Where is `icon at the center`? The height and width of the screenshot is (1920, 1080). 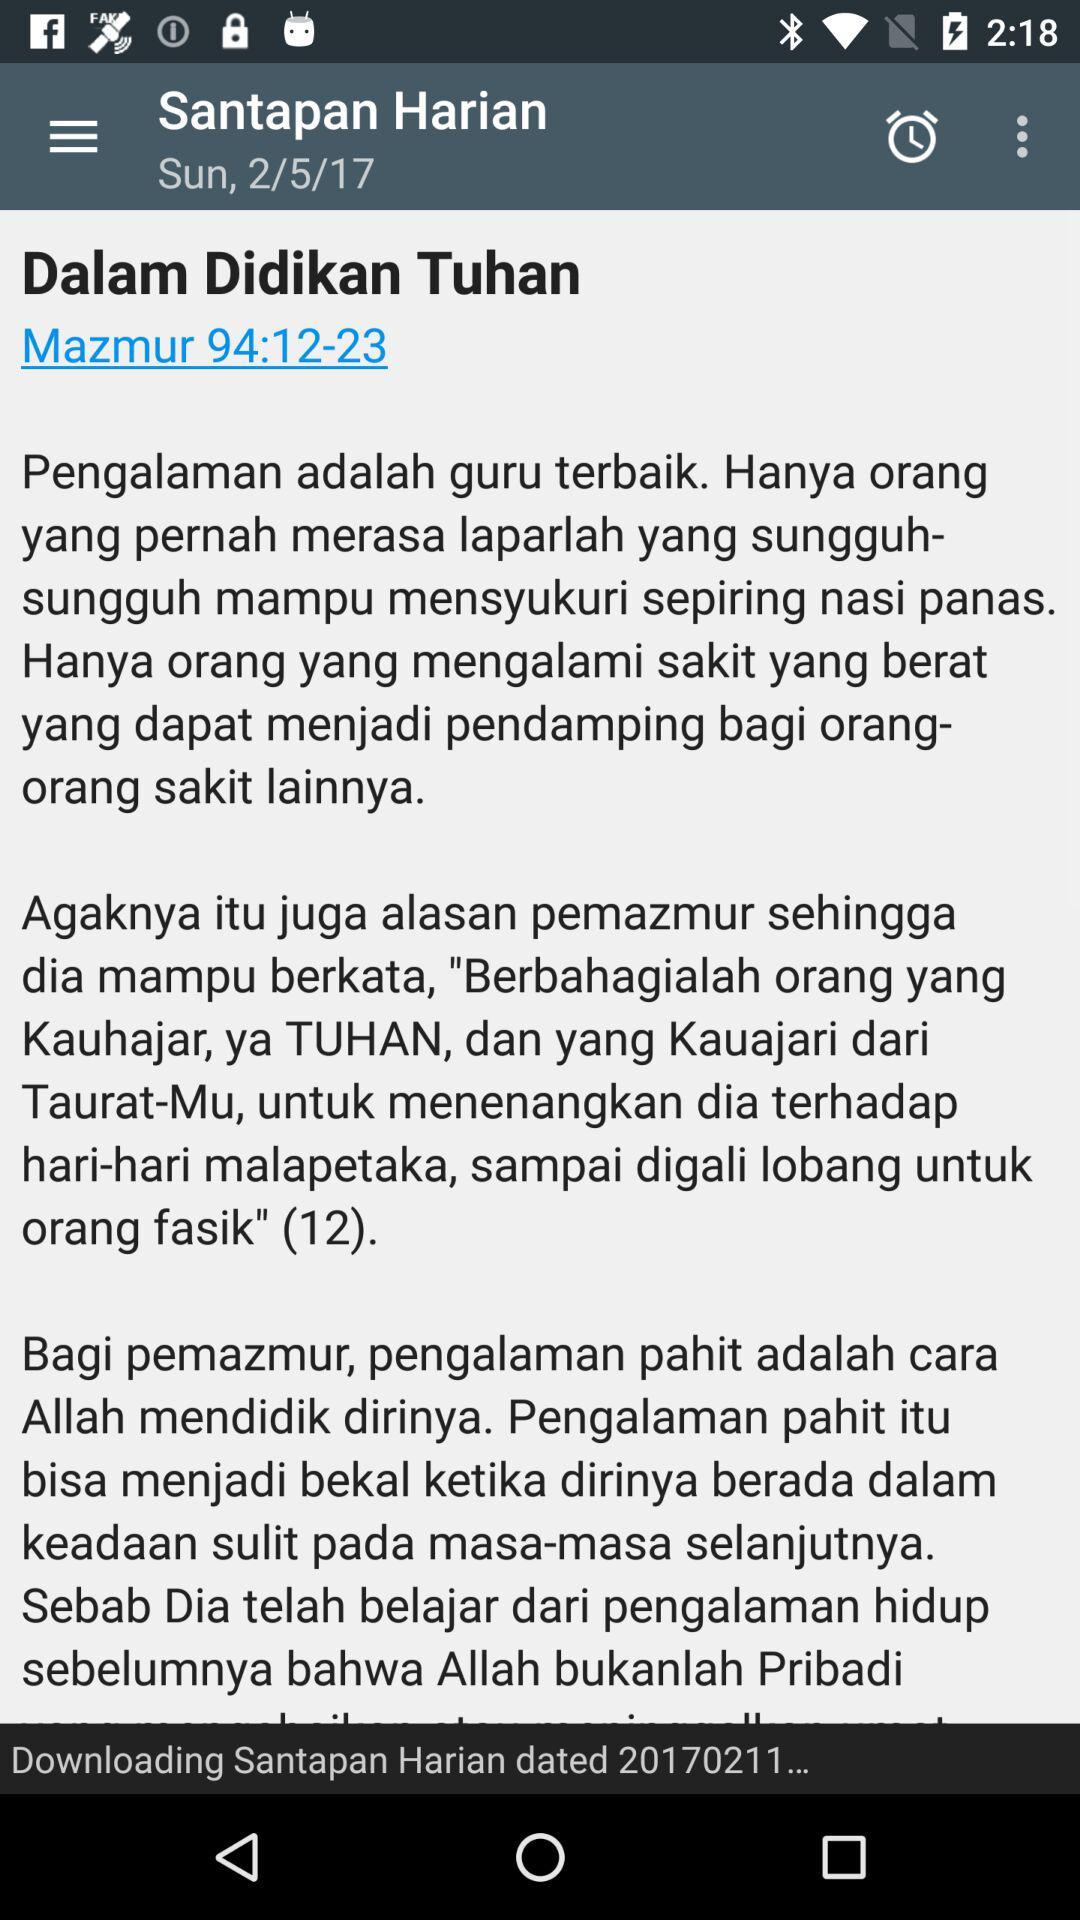 icon at the center is located at coordinates (540, 1002).